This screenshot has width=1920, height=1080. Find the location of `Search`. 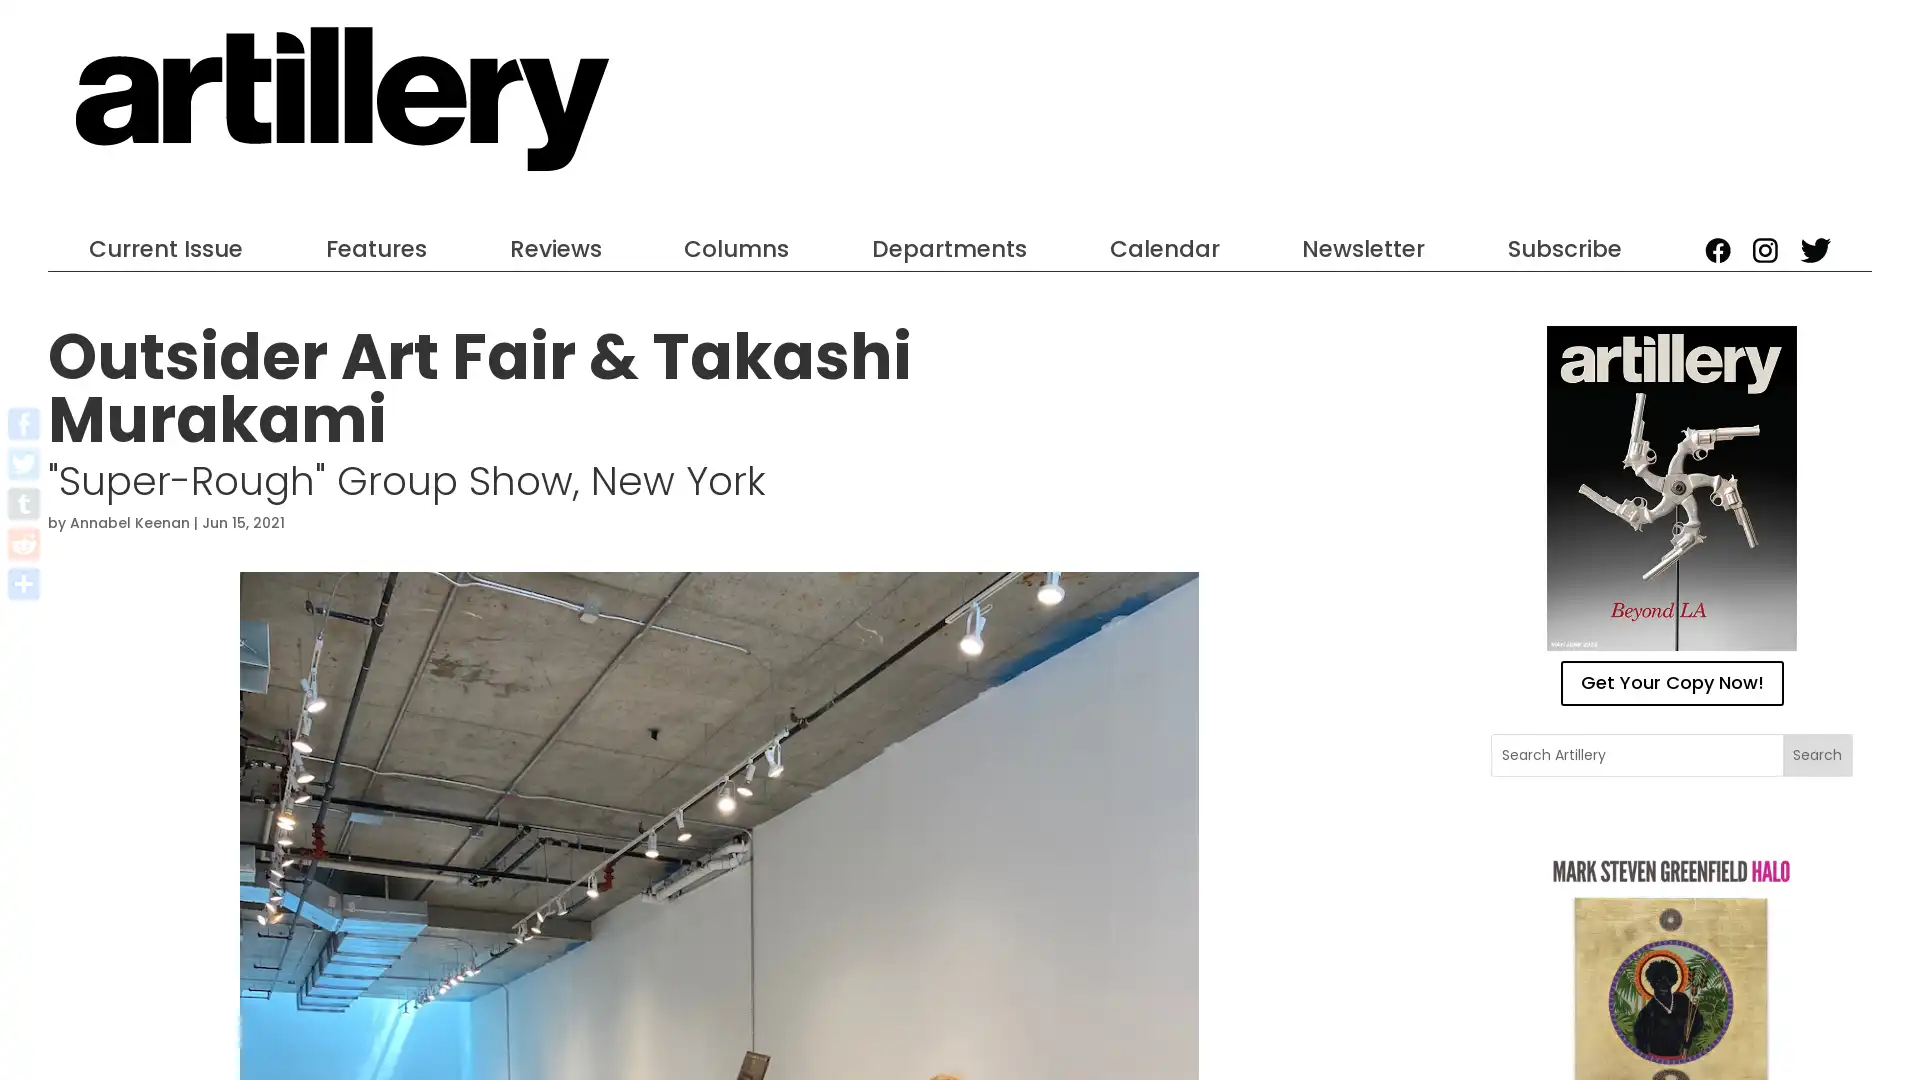

Search is located at coordinates (1816, 754).